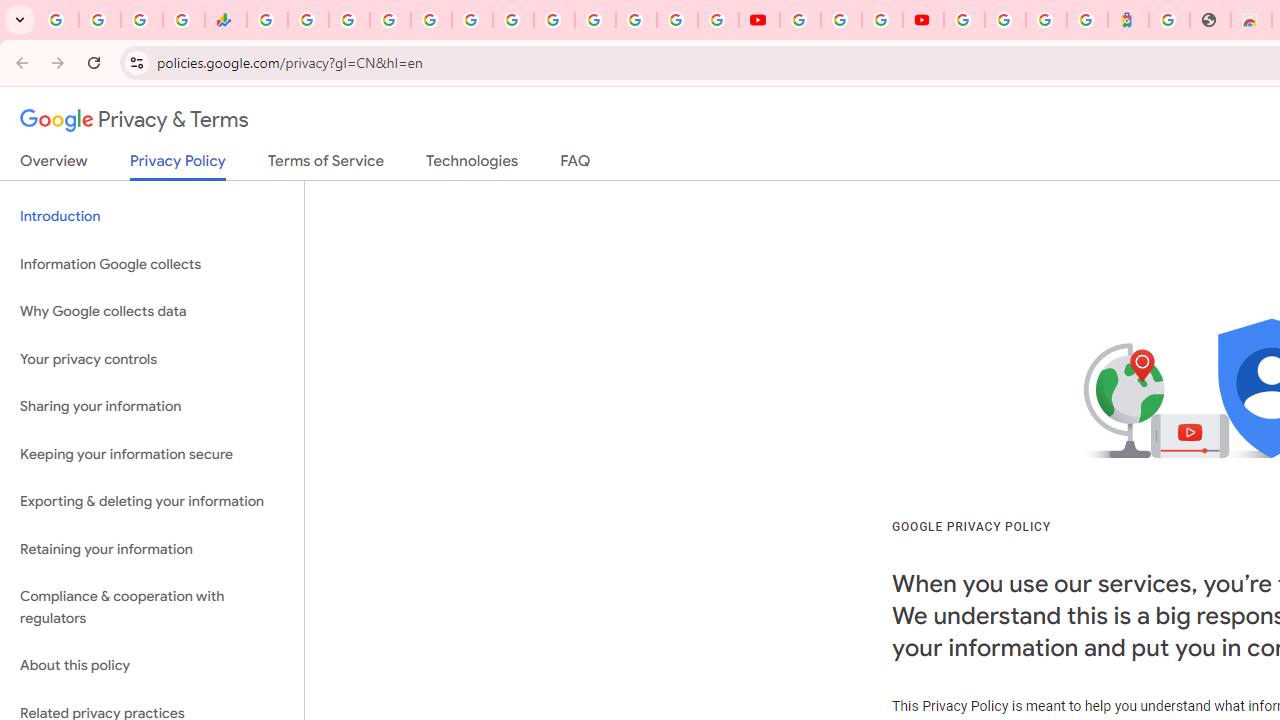 The image size is (1280, 720). I want to click on 'Keeping your information secure', so click(151, 454).